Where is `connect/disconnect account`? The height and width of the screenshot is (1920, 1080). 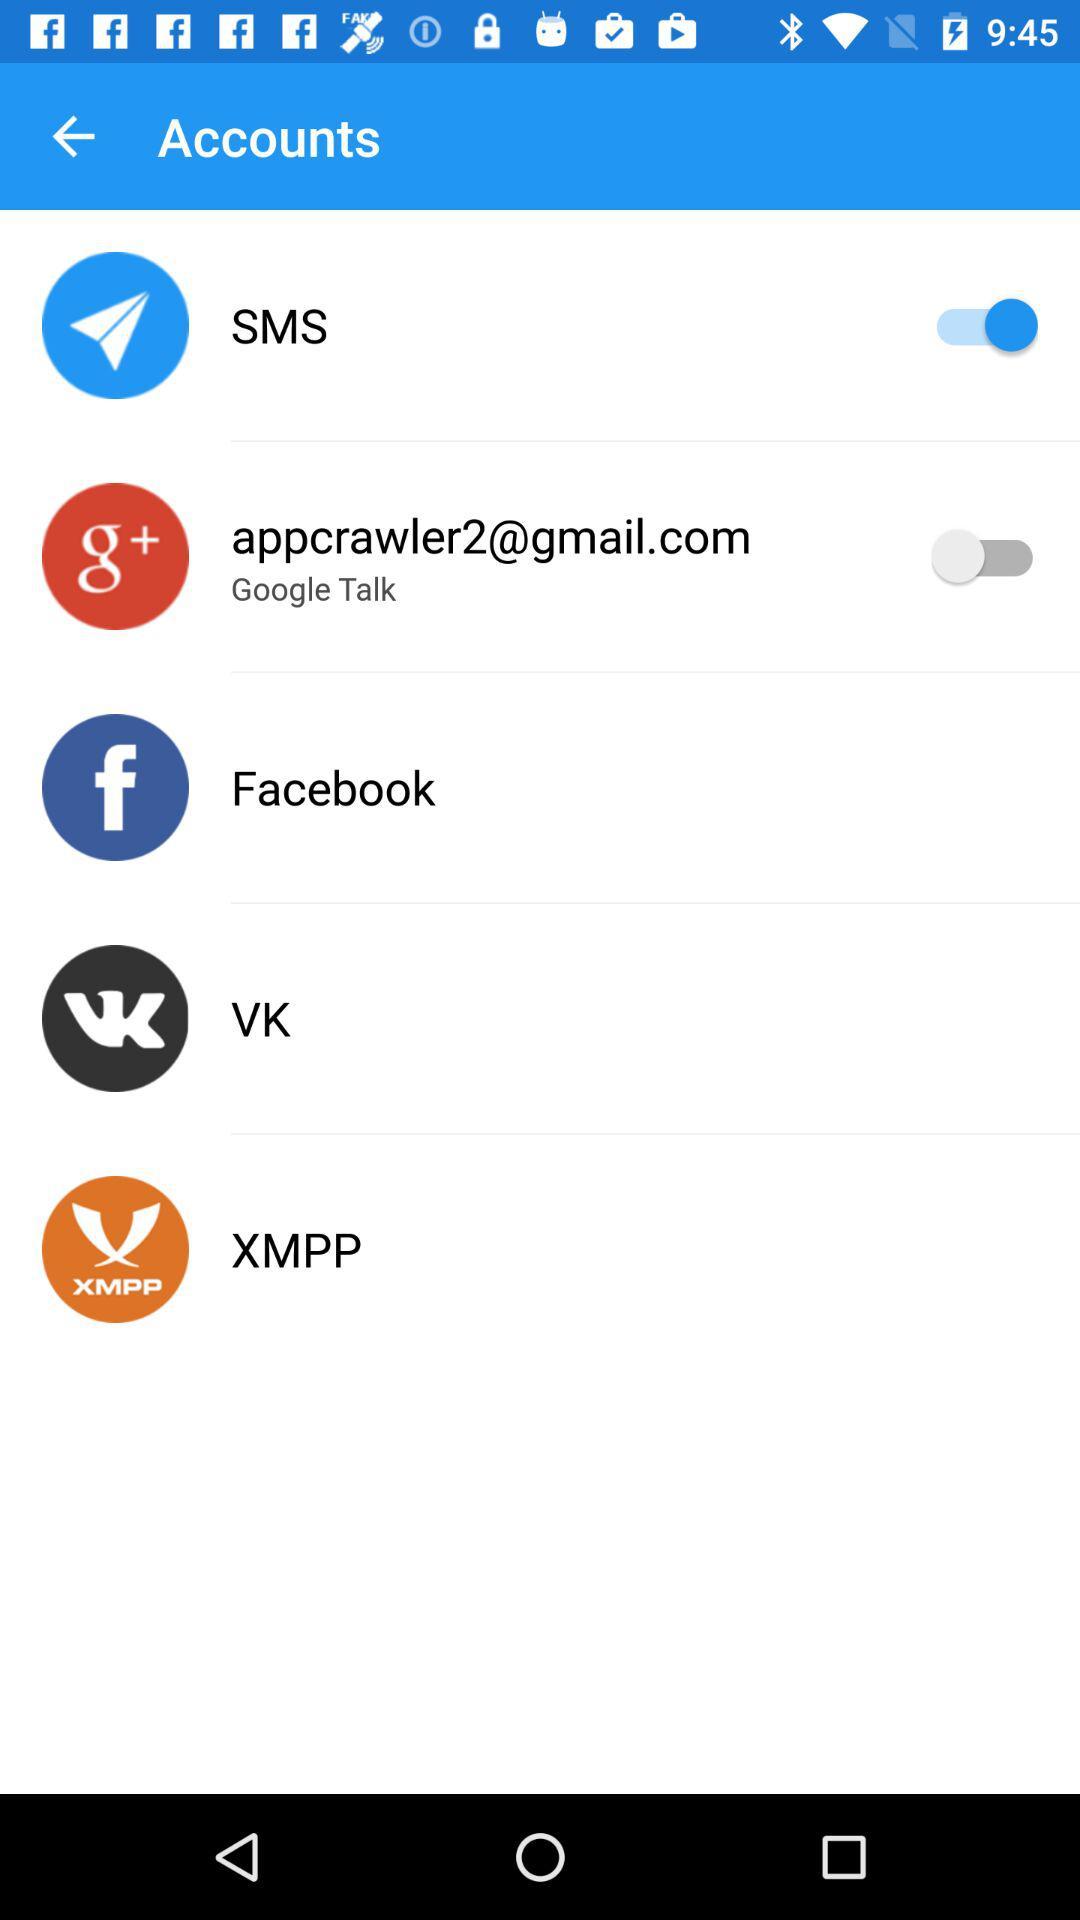 connect/disconnect account is located at coordinates (115, 556).